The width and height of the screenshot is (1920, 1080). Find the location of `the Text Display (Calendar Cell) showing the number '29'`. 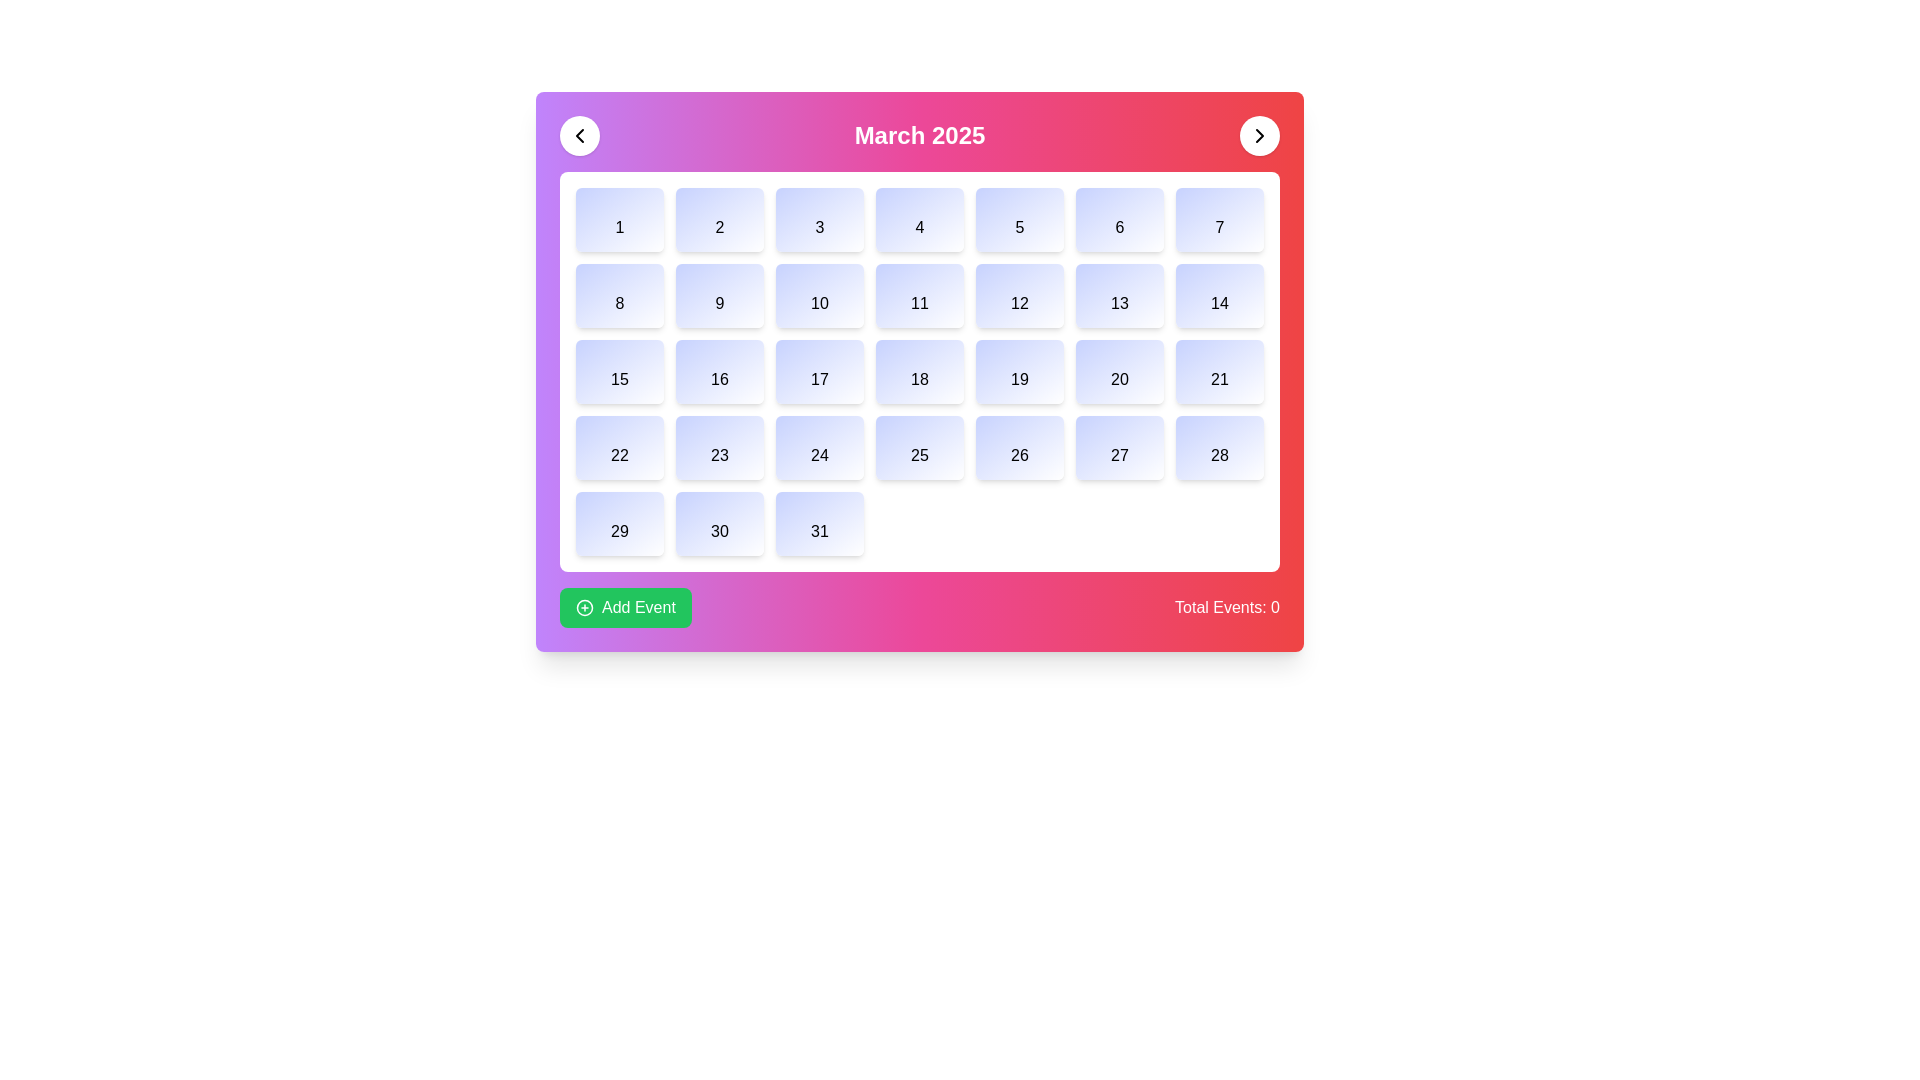

the Text Display (Calendar Cell) showing the number '29' is located at coordinates (618, 523).